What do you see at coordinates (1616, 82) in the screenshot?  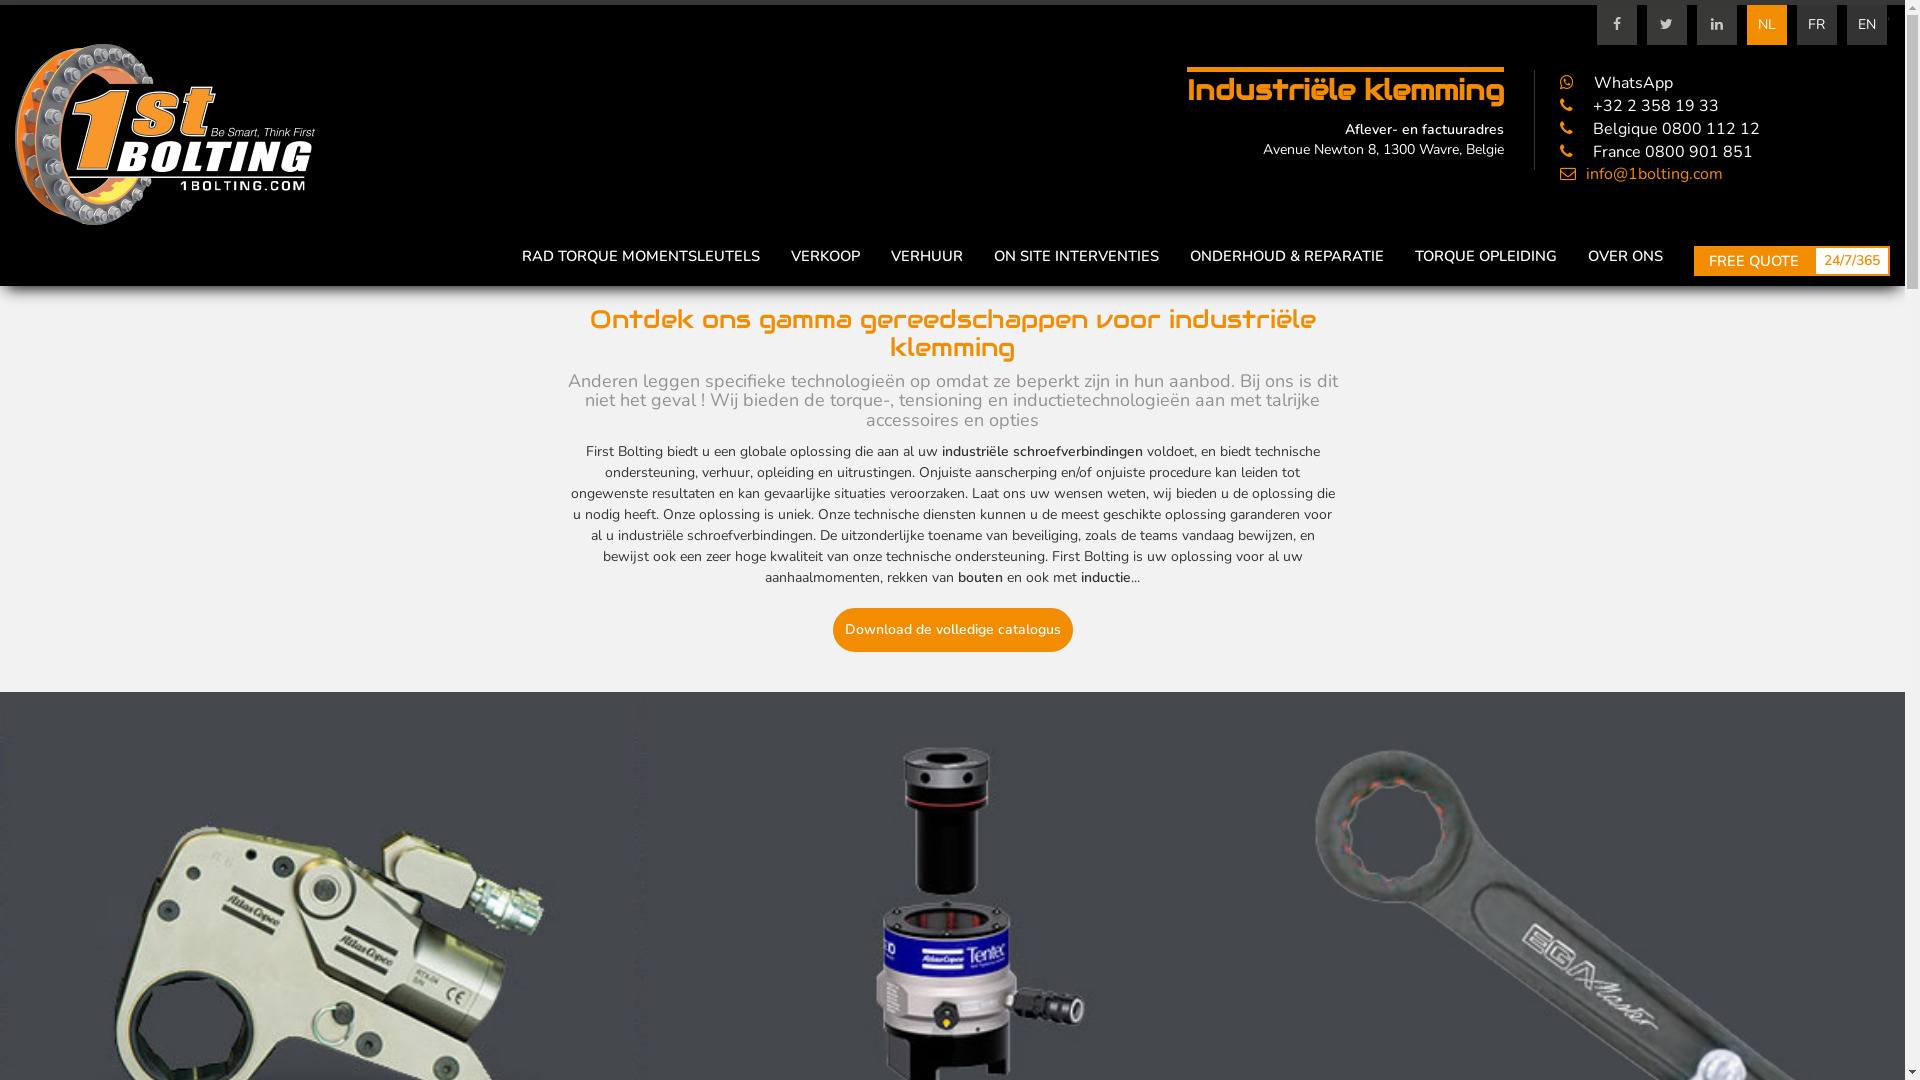 I see `'WhatsApp'` at bounding box center [1616, 82].